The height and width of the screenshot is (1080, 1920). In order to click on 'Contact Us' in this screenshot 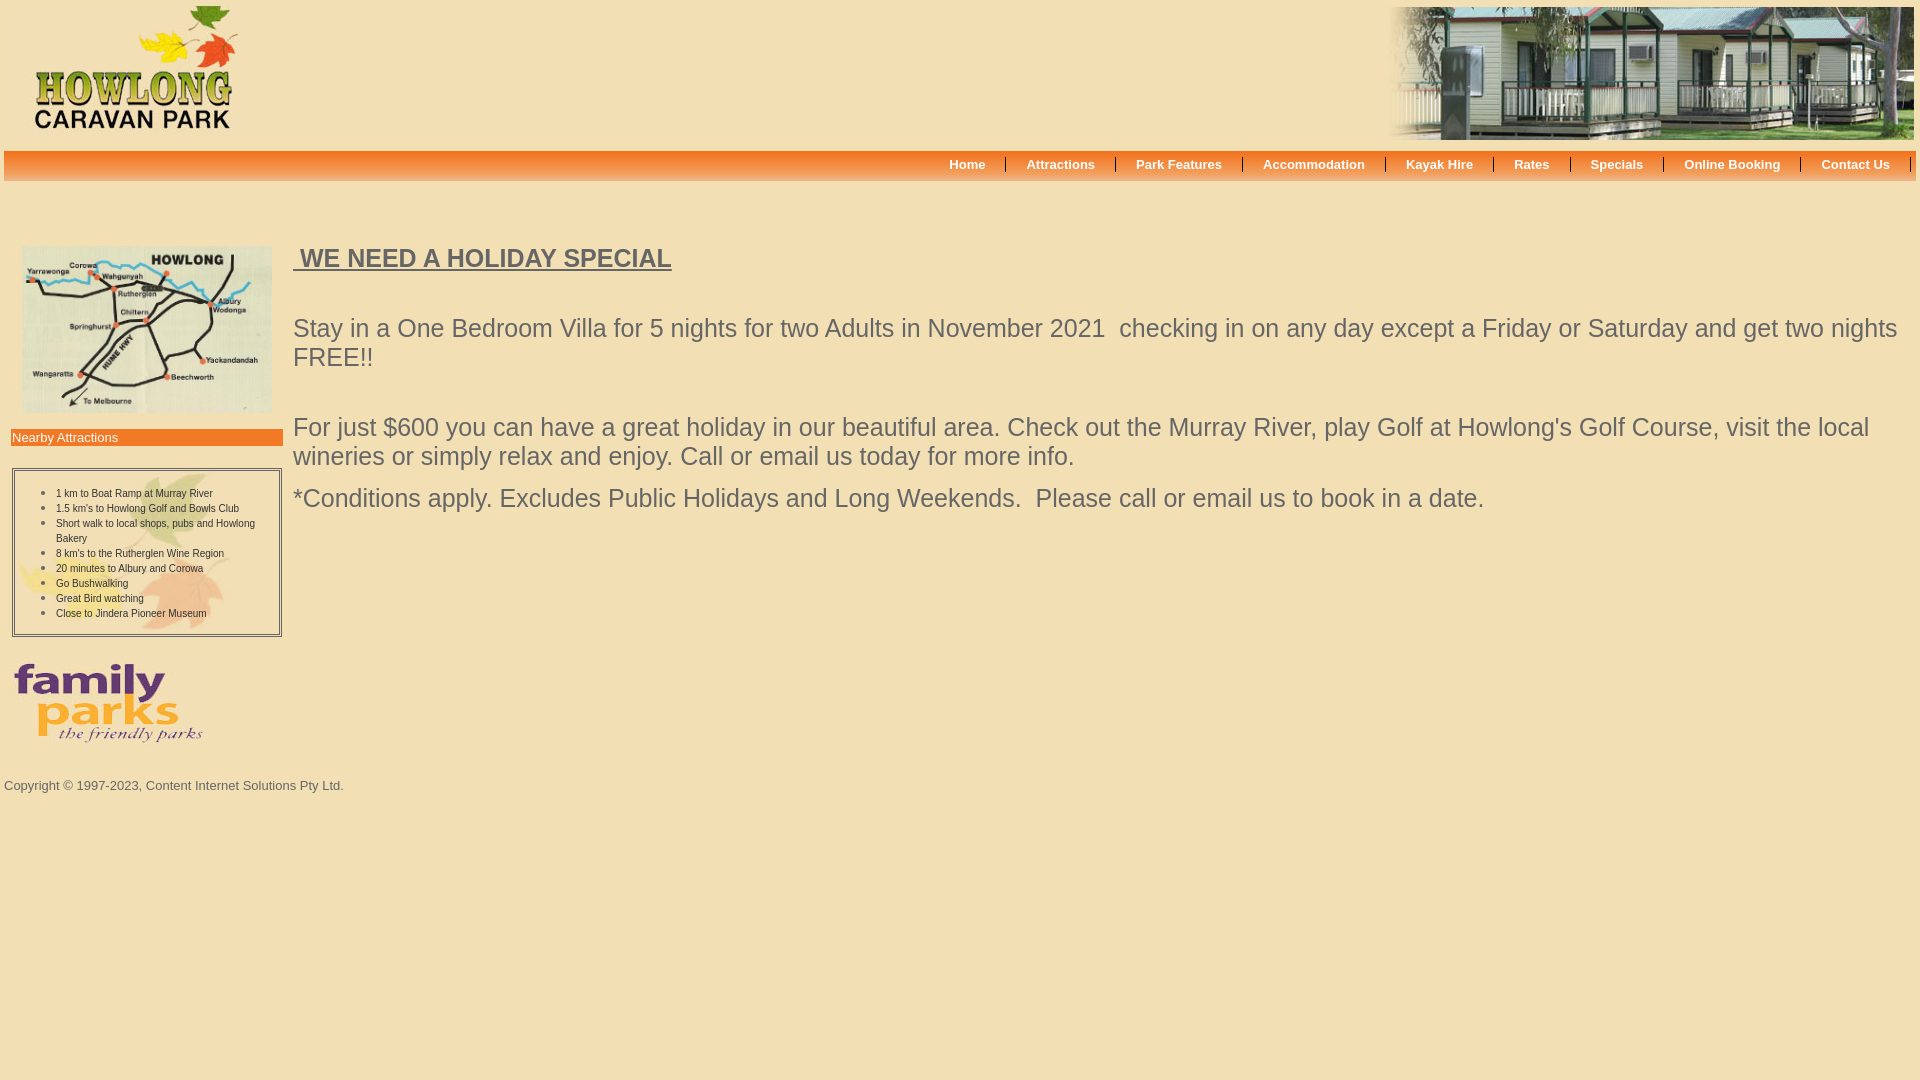, I will do `click(1855, 163)`.